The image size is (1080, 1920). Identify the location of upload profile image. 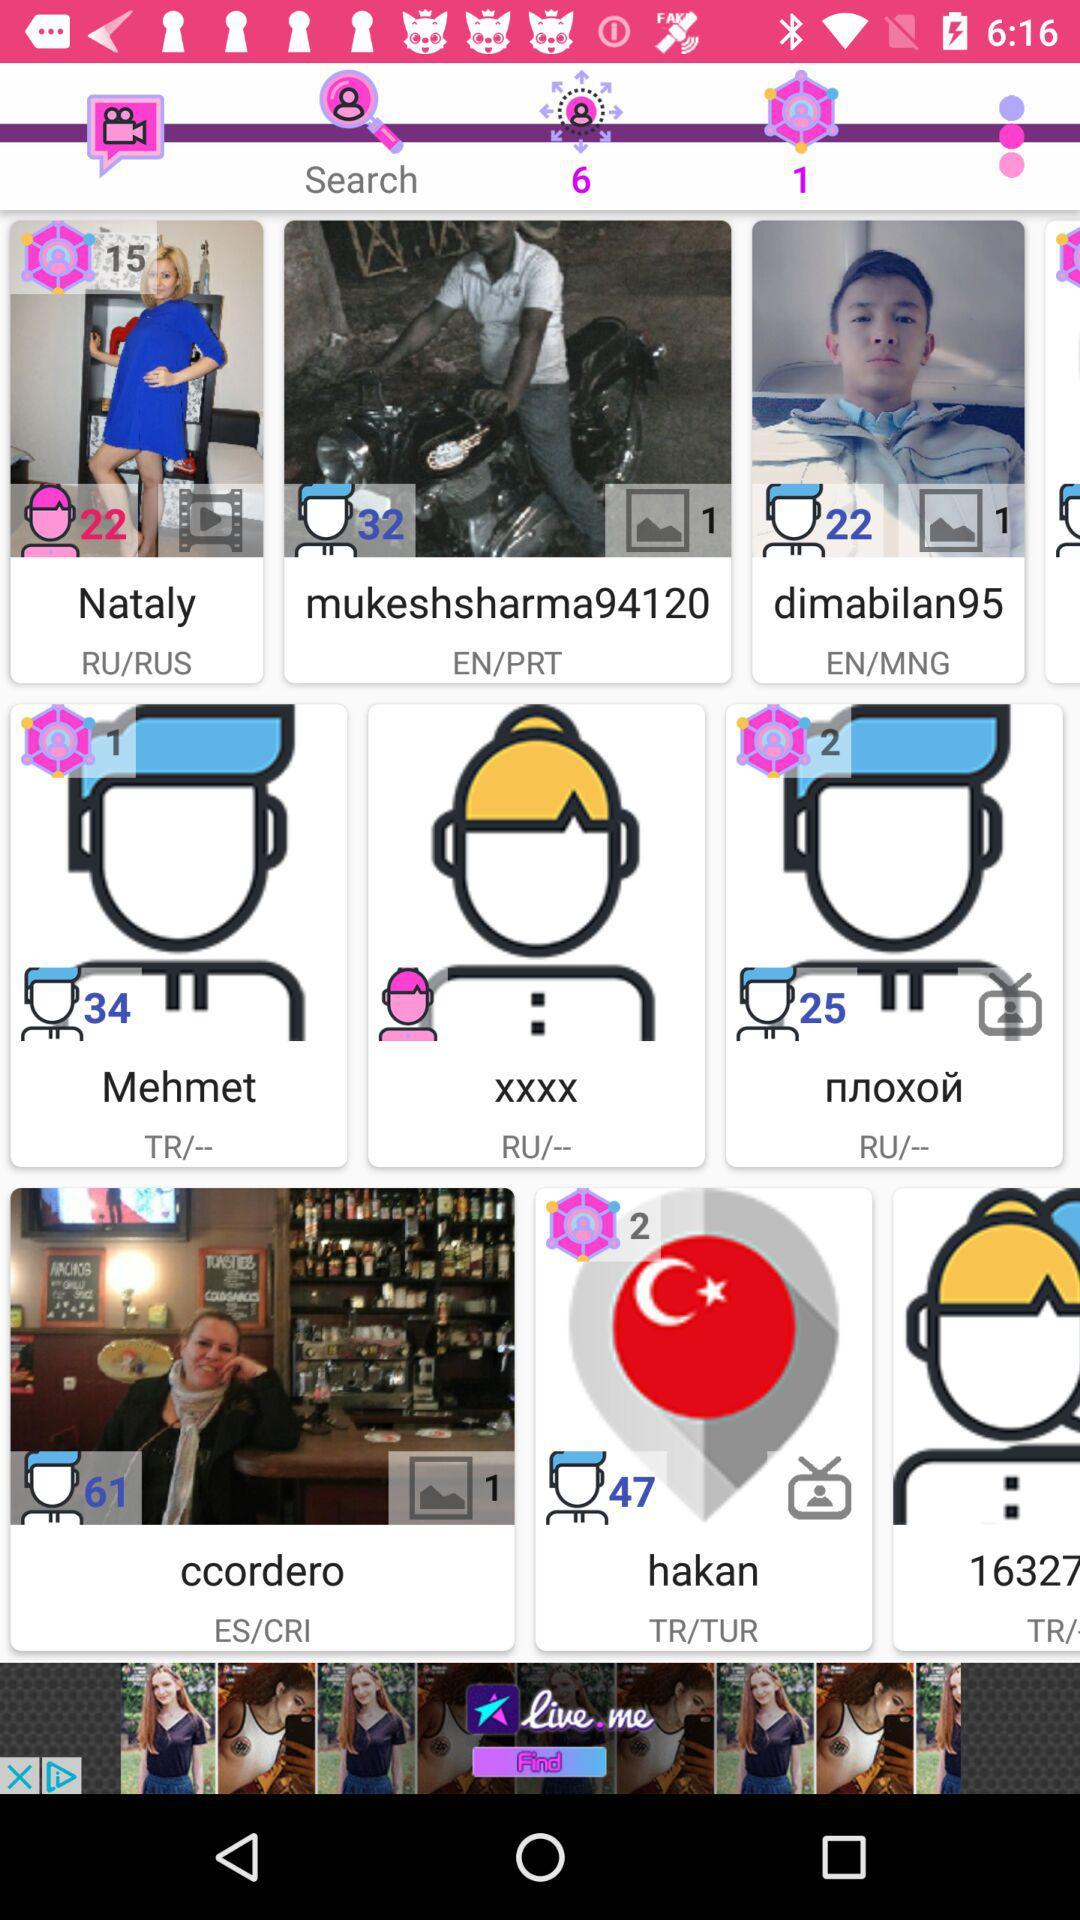
(535, 872).